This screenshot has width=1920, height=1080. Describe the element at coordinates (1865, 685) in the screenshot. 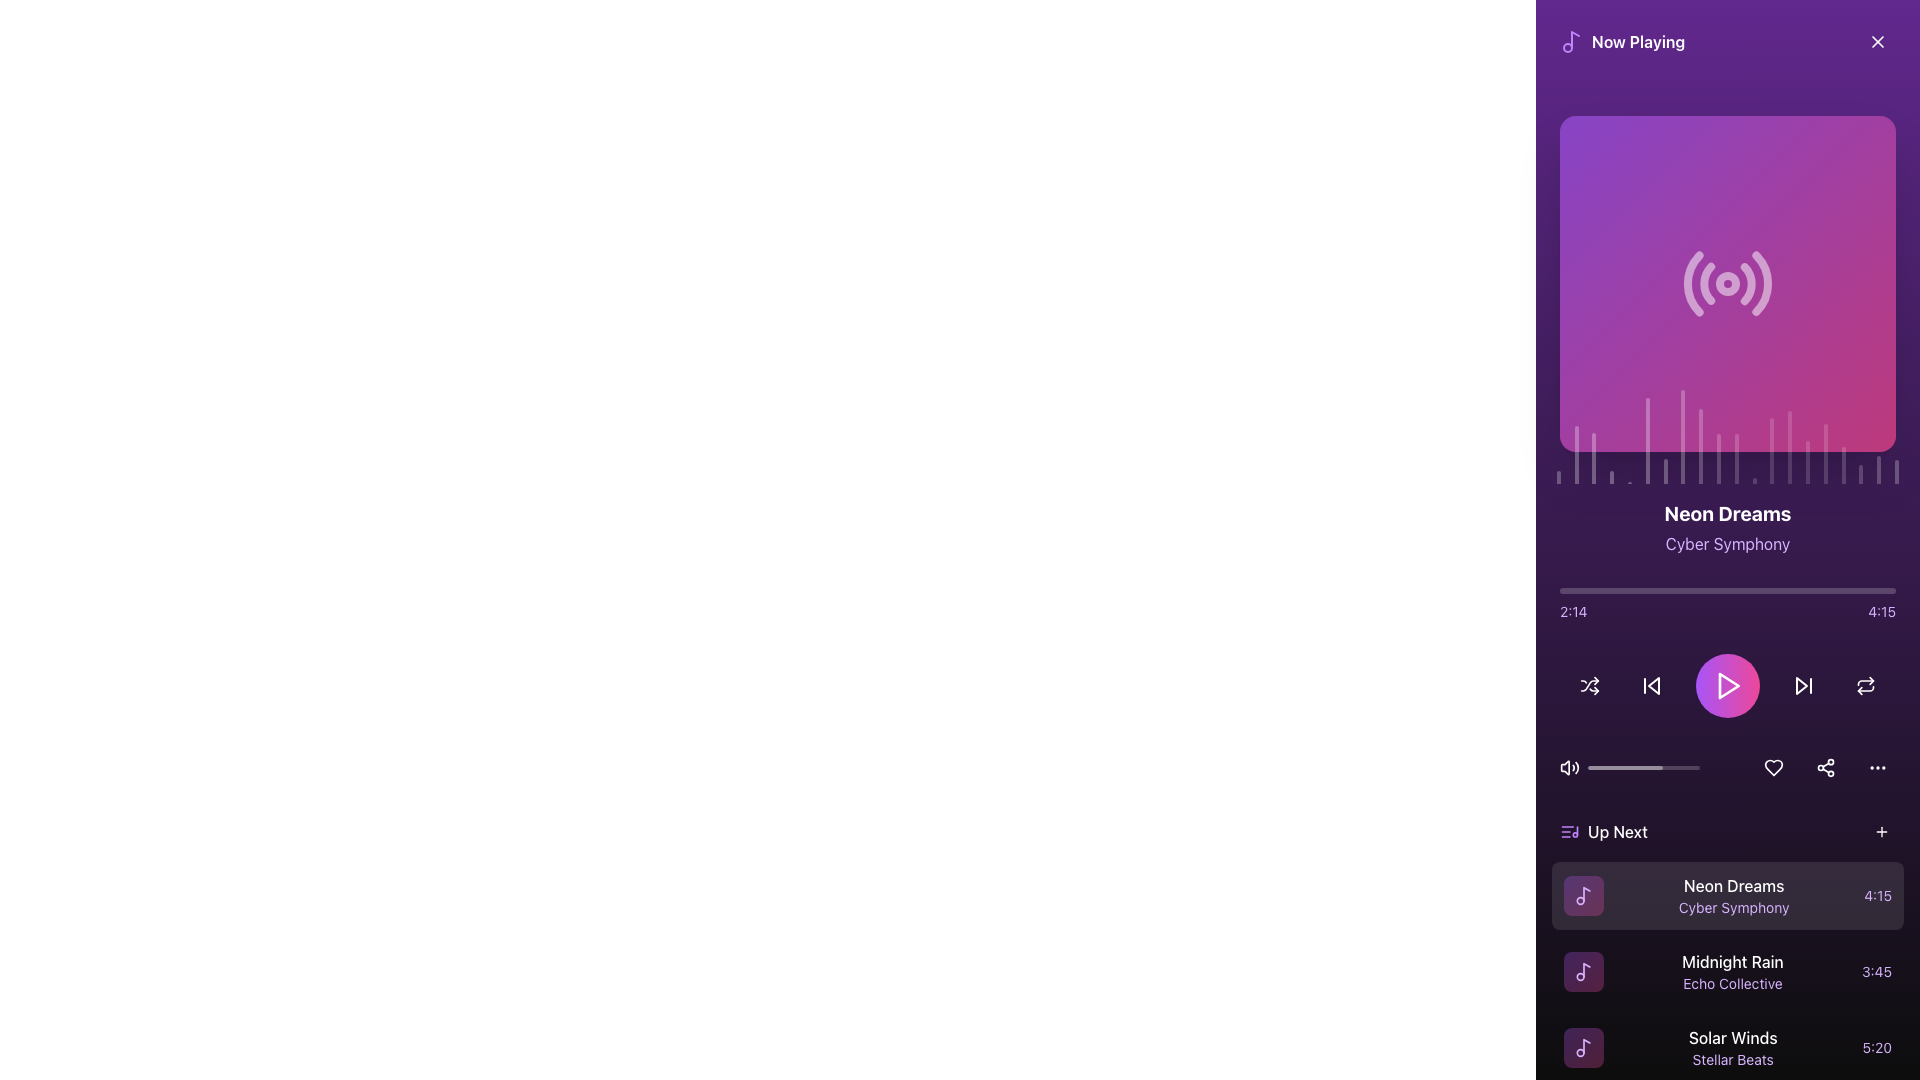

I see `the button with a purple background featuring a white icon of two arrows looping back to each other` at that location.